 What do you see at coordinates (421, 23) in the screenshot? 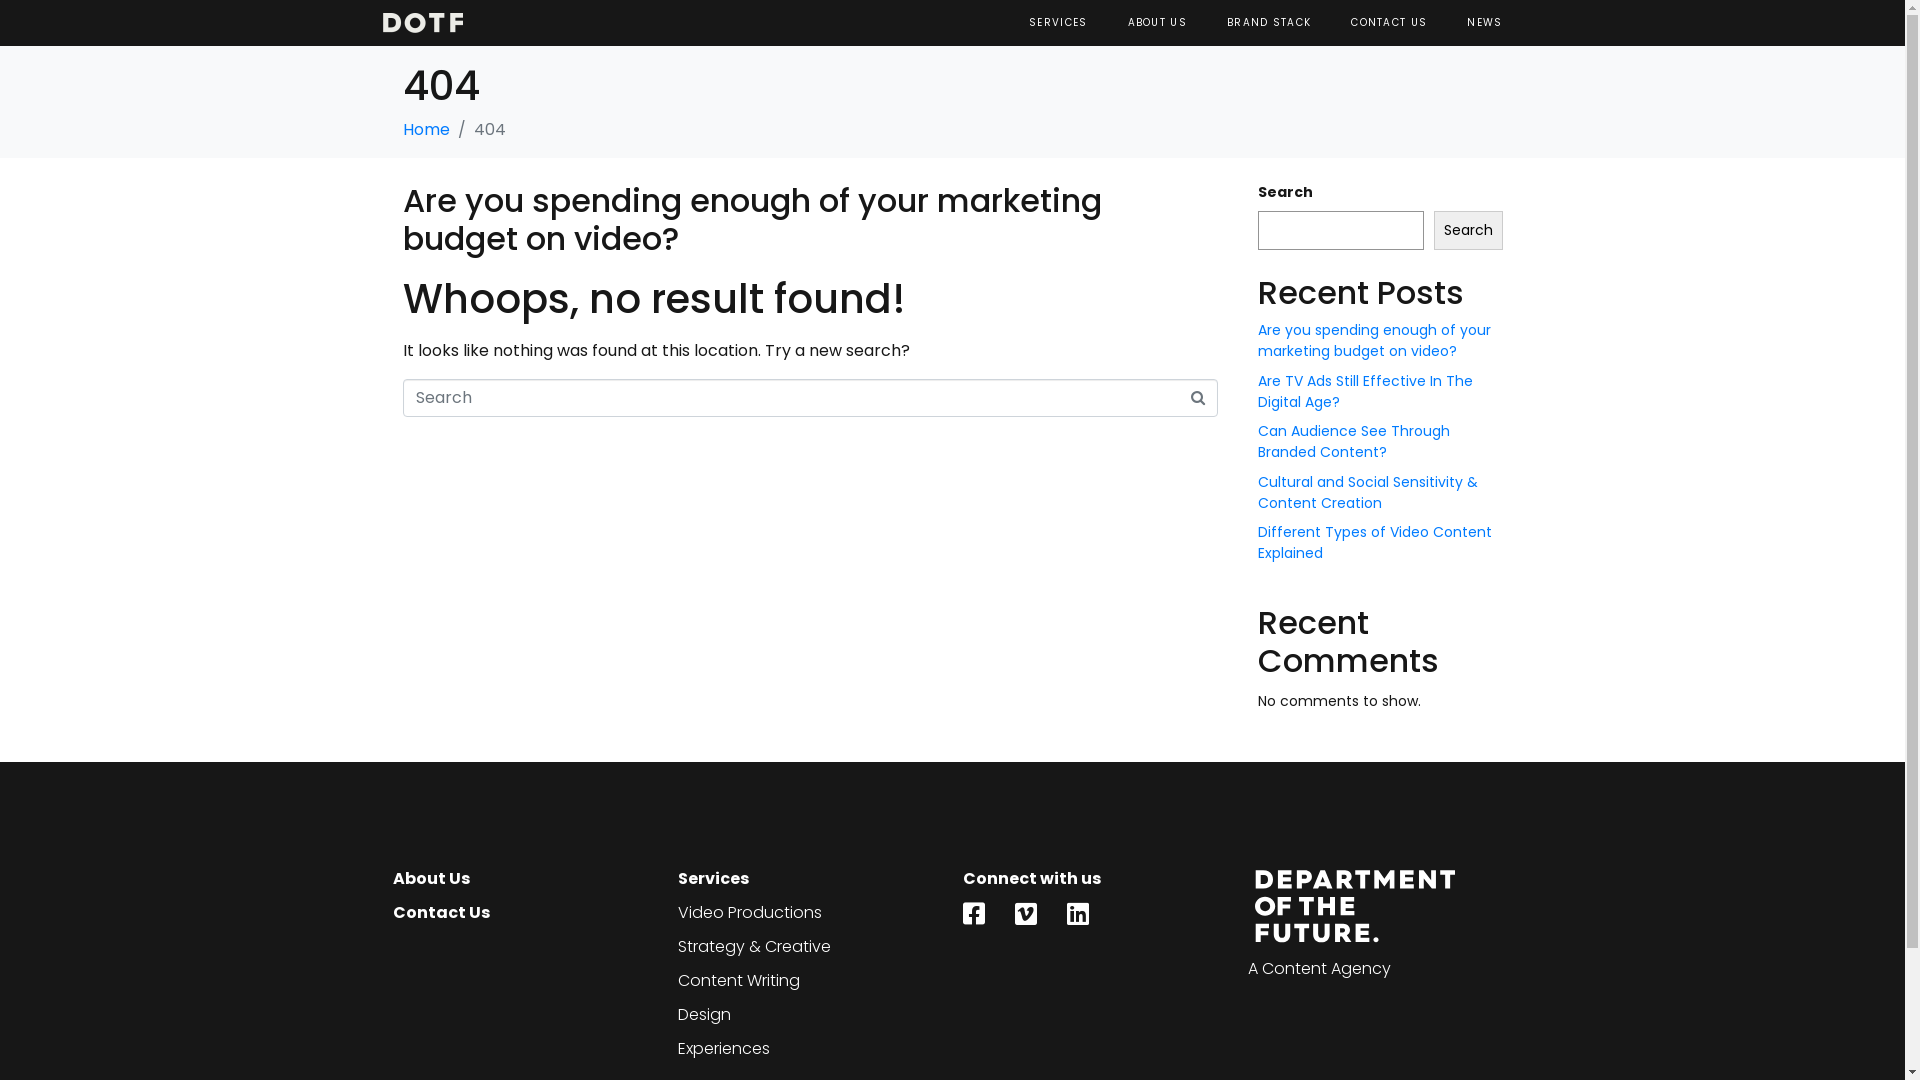
I see `'logo'` at bounding box center [421, 23].